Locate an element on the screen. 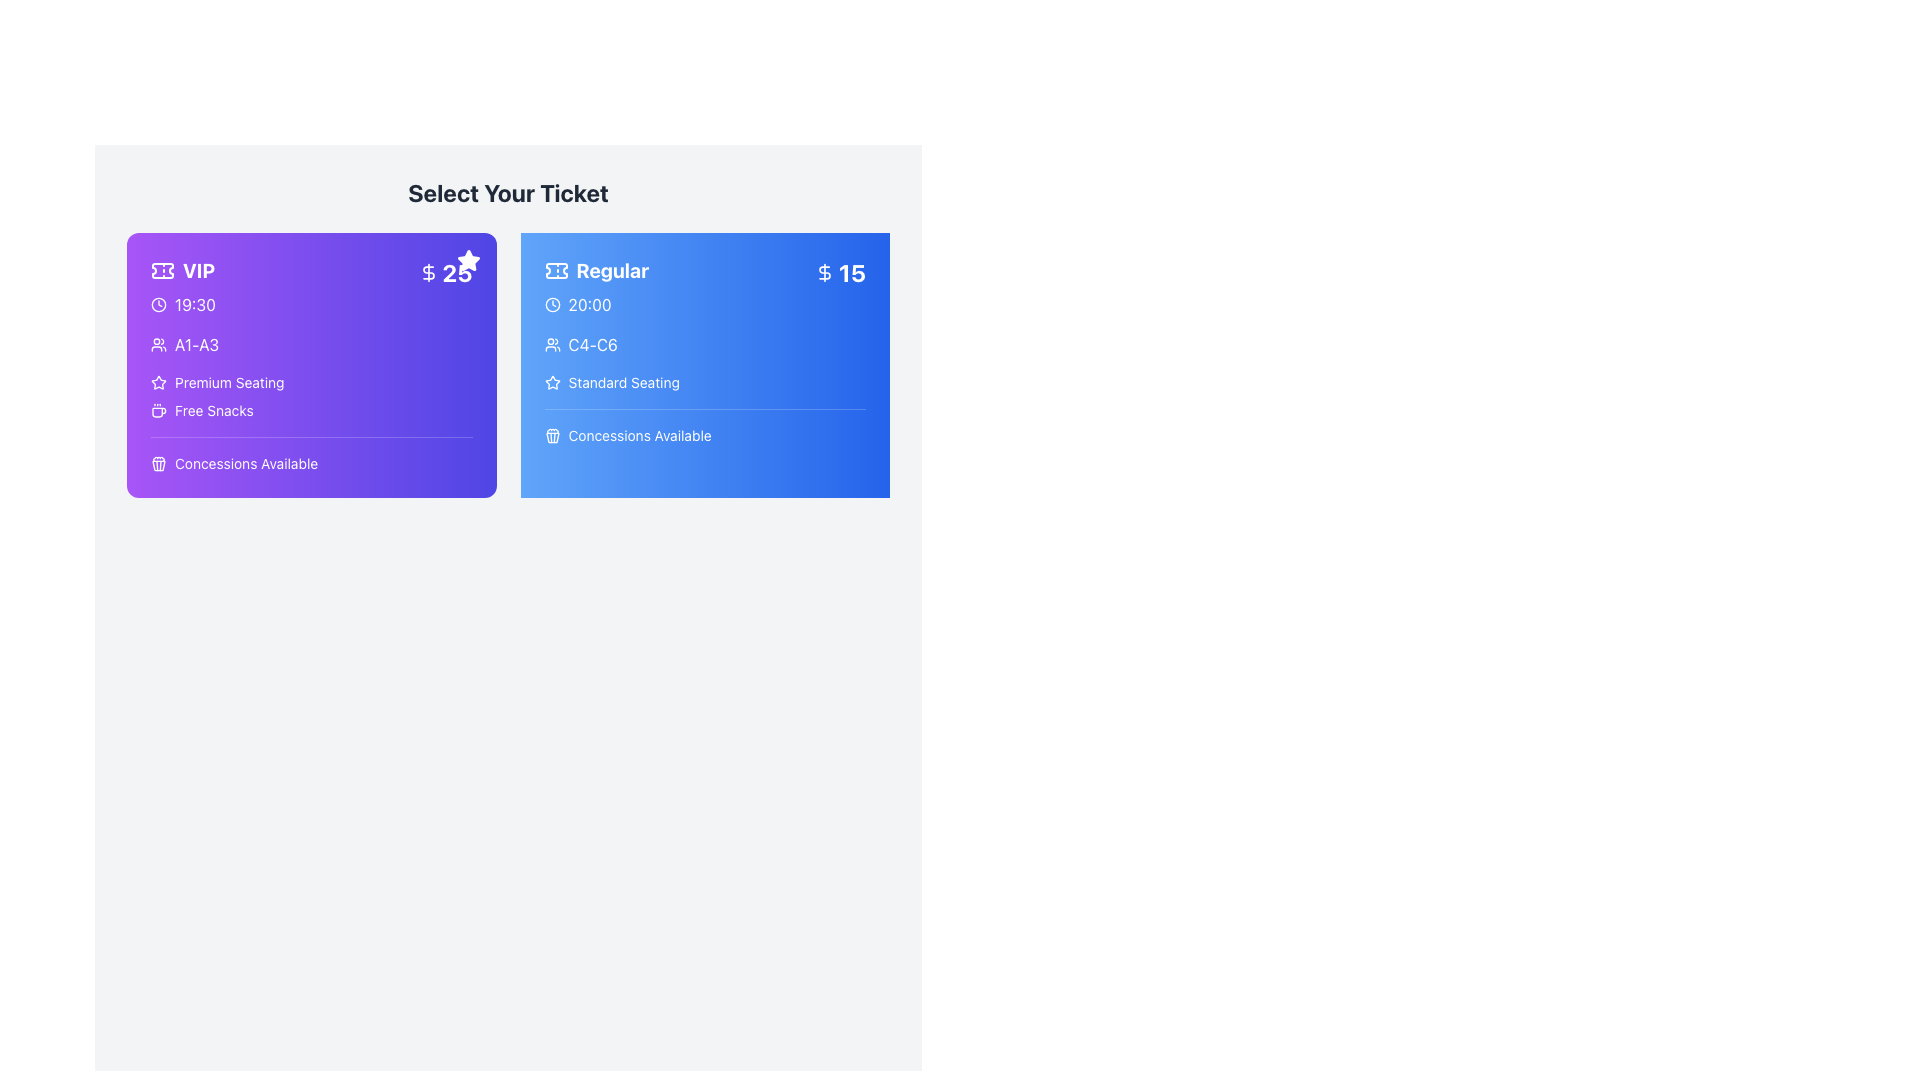 Image resolution: width=1920 pixels, height=1080 pixels. the informational text label indicating the availability of concessions for the VIP ticket option, located in the bottom-left section of the purple card labeled 'VIP' is located at coordinates (245, 463).